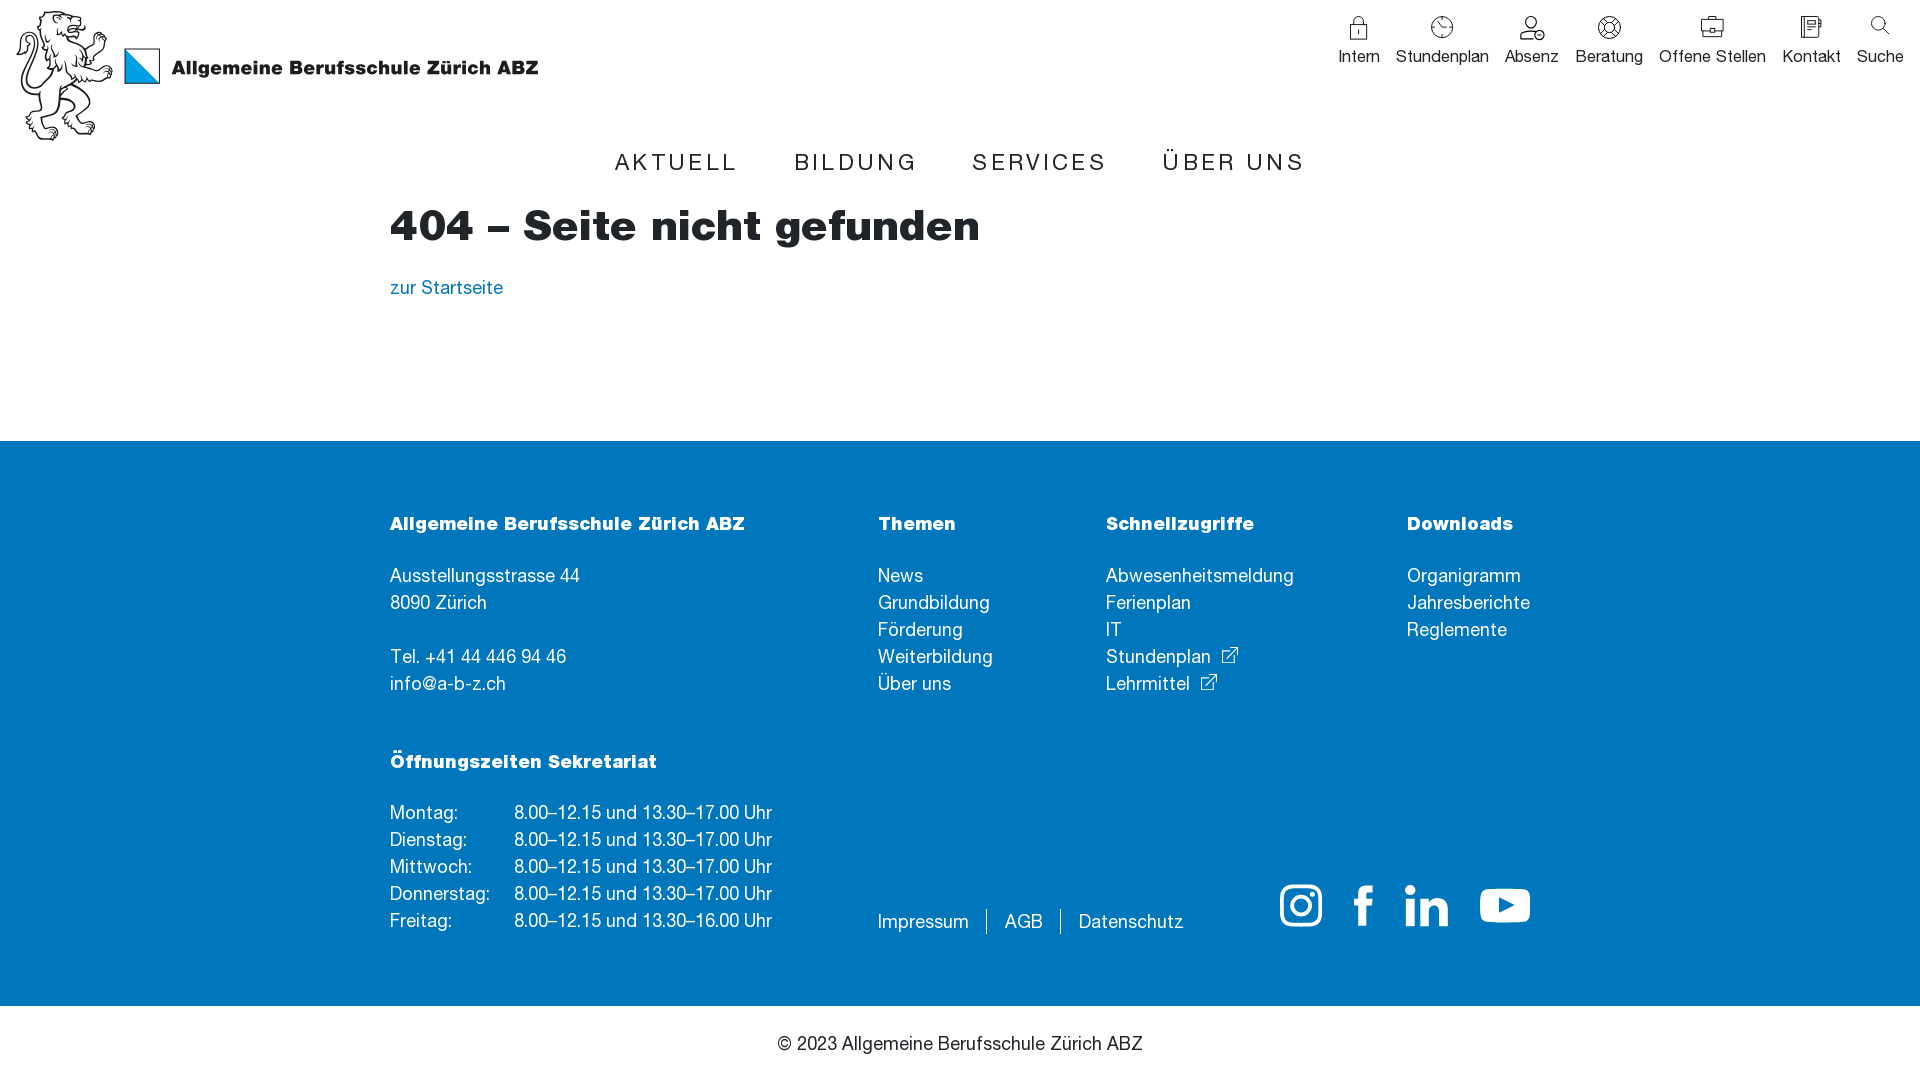  Describe the element at coordinates (1879, 42) in the screenshot. I see `'Suche'` at that location.